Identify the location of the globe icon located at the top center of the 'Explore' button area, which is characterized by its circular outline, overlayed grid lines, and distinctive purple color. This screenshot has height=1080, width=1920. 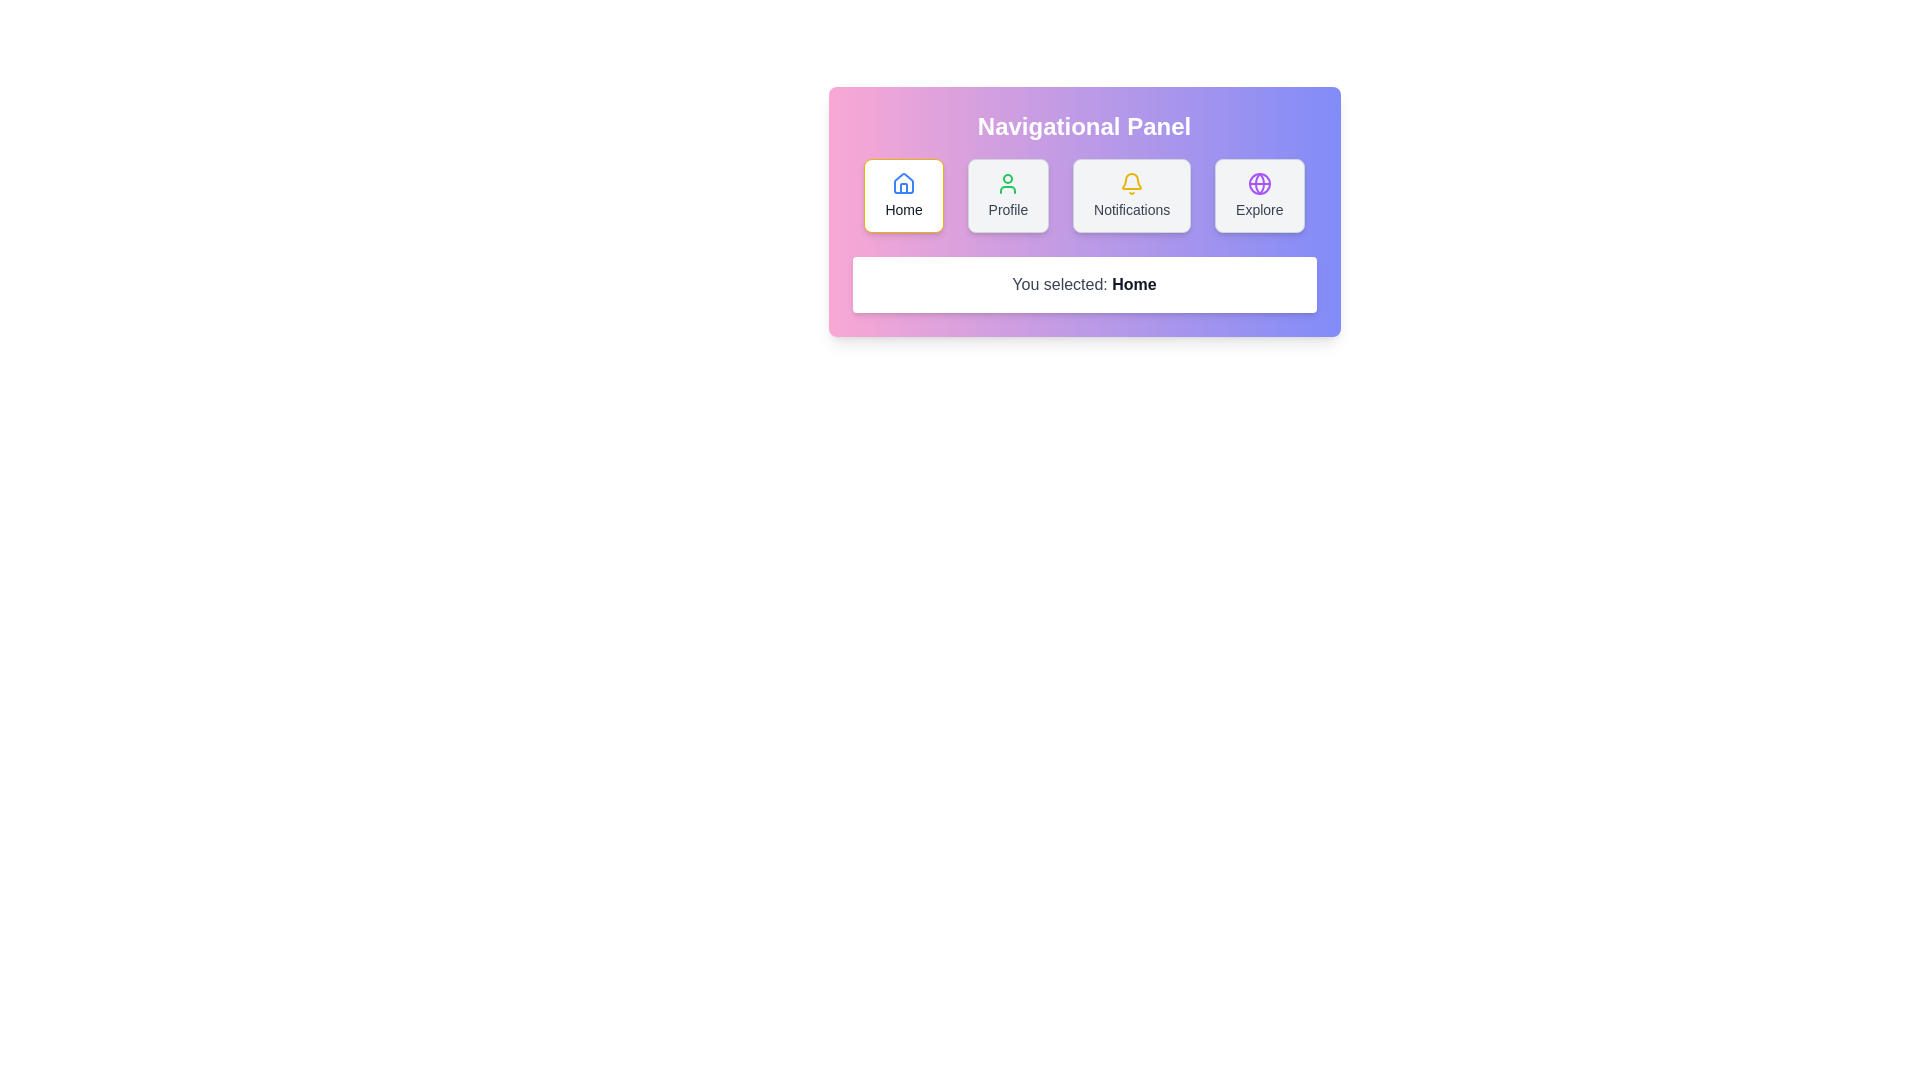
(1258, 184).